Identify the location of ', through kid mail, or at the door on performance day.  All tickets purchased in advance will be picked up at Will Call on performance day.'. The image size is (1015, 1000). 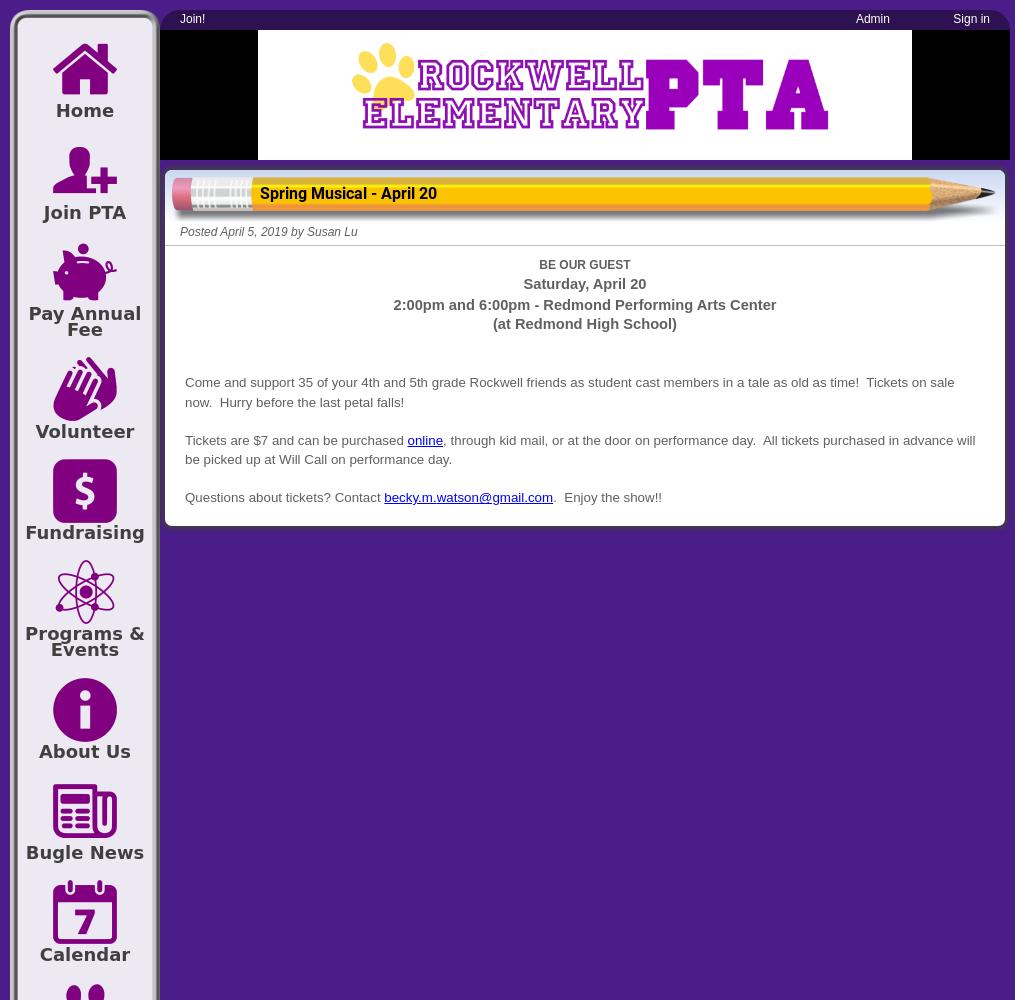
(579, 448).